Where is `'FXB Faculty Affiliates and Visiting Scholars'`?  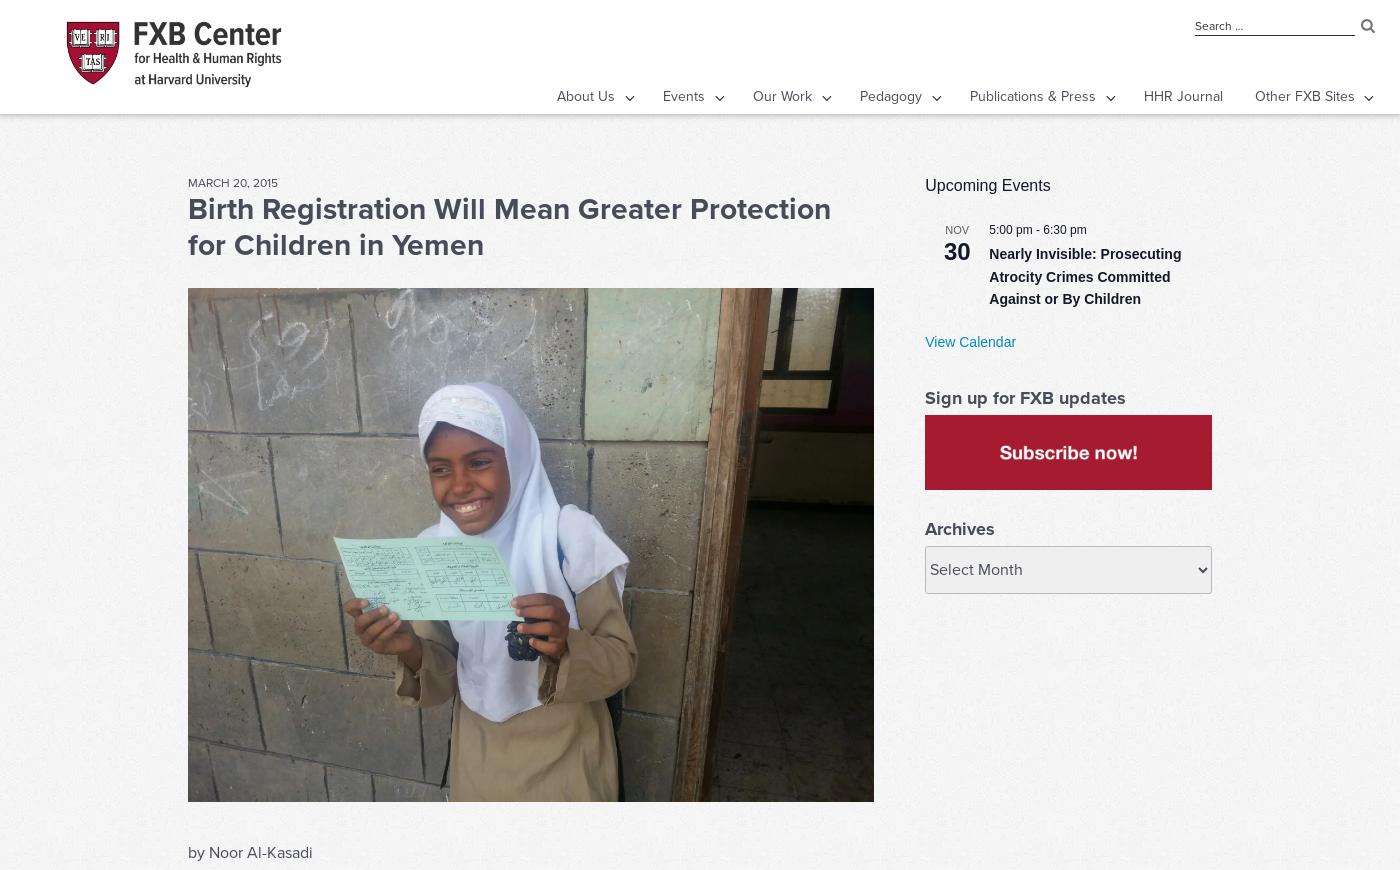
'FXB Faculty Affiliates and Visiting Scholars' is located at coordinates (515, 273).